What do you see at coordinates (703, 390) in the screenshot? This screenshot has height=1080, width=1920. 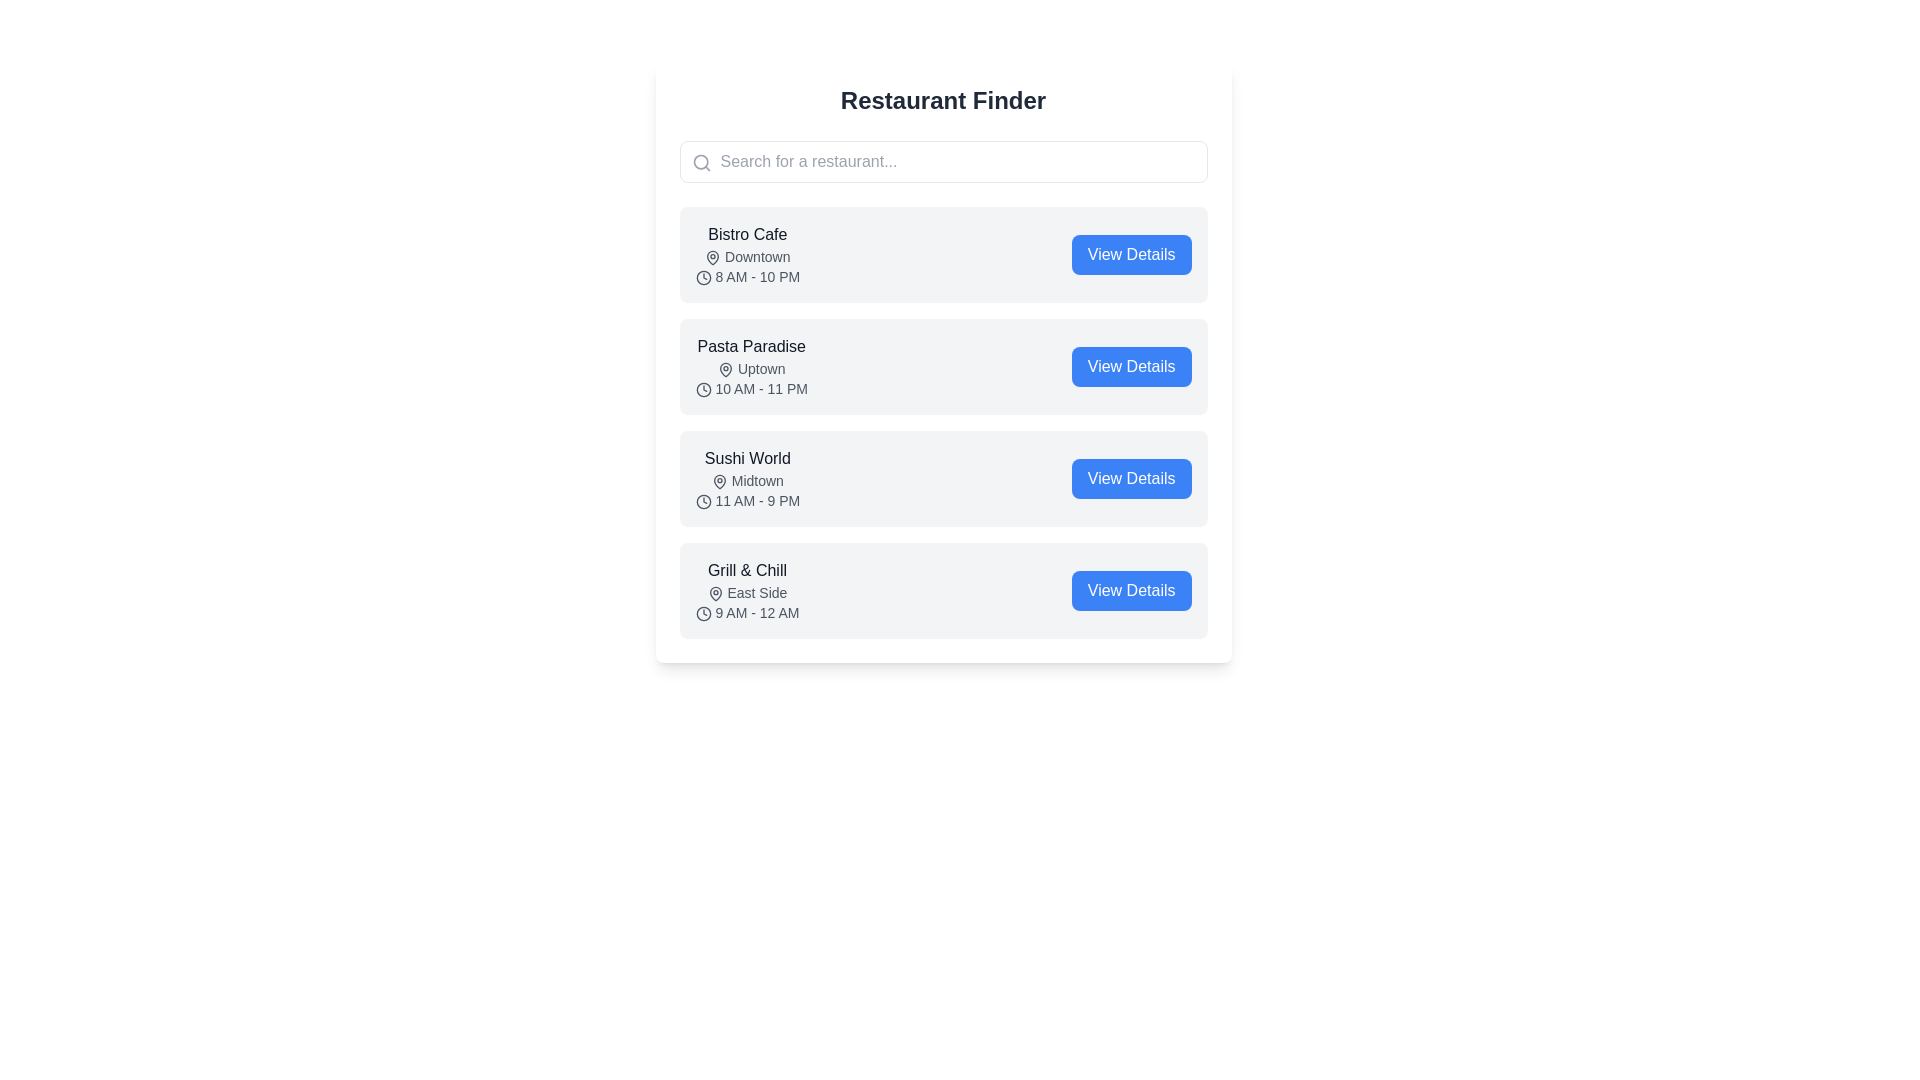 I see `the time icon located to the left of the '10 AM - 11 PM' text within the 'Pasta Paradise' section of the second card in the list layout` at bounding box center [703, 390].